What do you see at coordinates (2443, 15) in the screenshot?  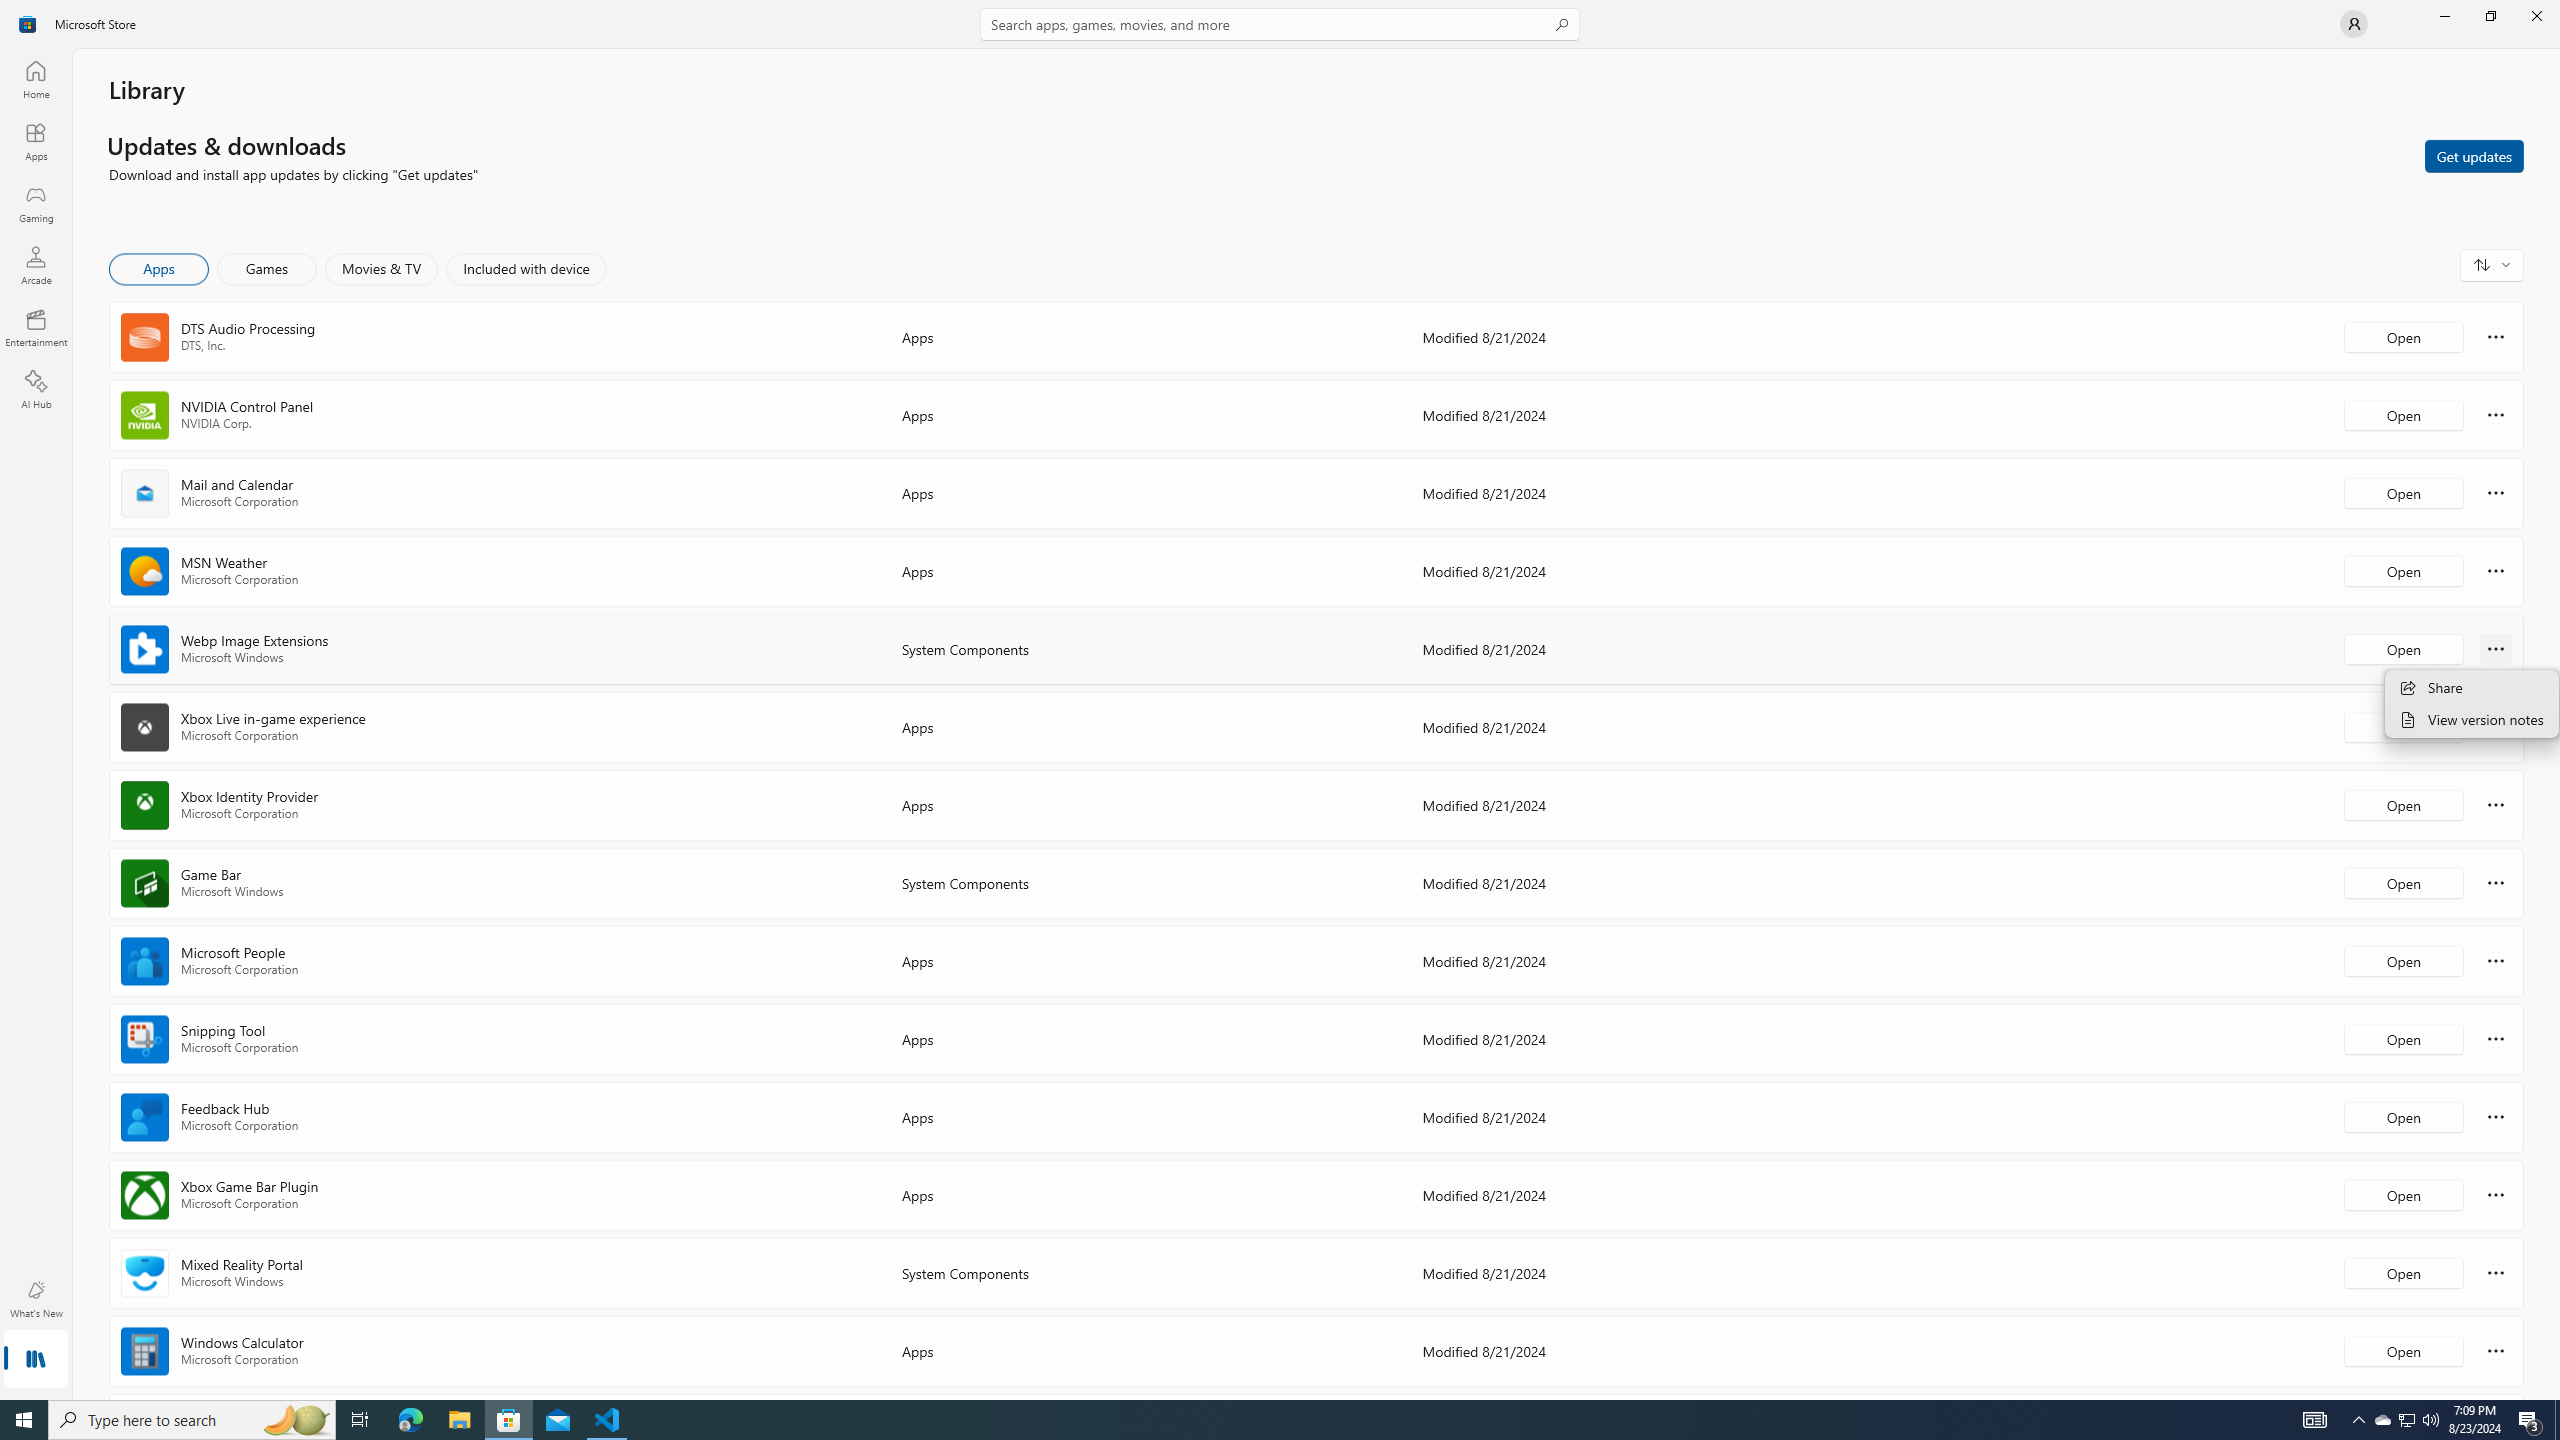 I see `'Minimize Microsoft Store'` at bounding box center [2443, 15].